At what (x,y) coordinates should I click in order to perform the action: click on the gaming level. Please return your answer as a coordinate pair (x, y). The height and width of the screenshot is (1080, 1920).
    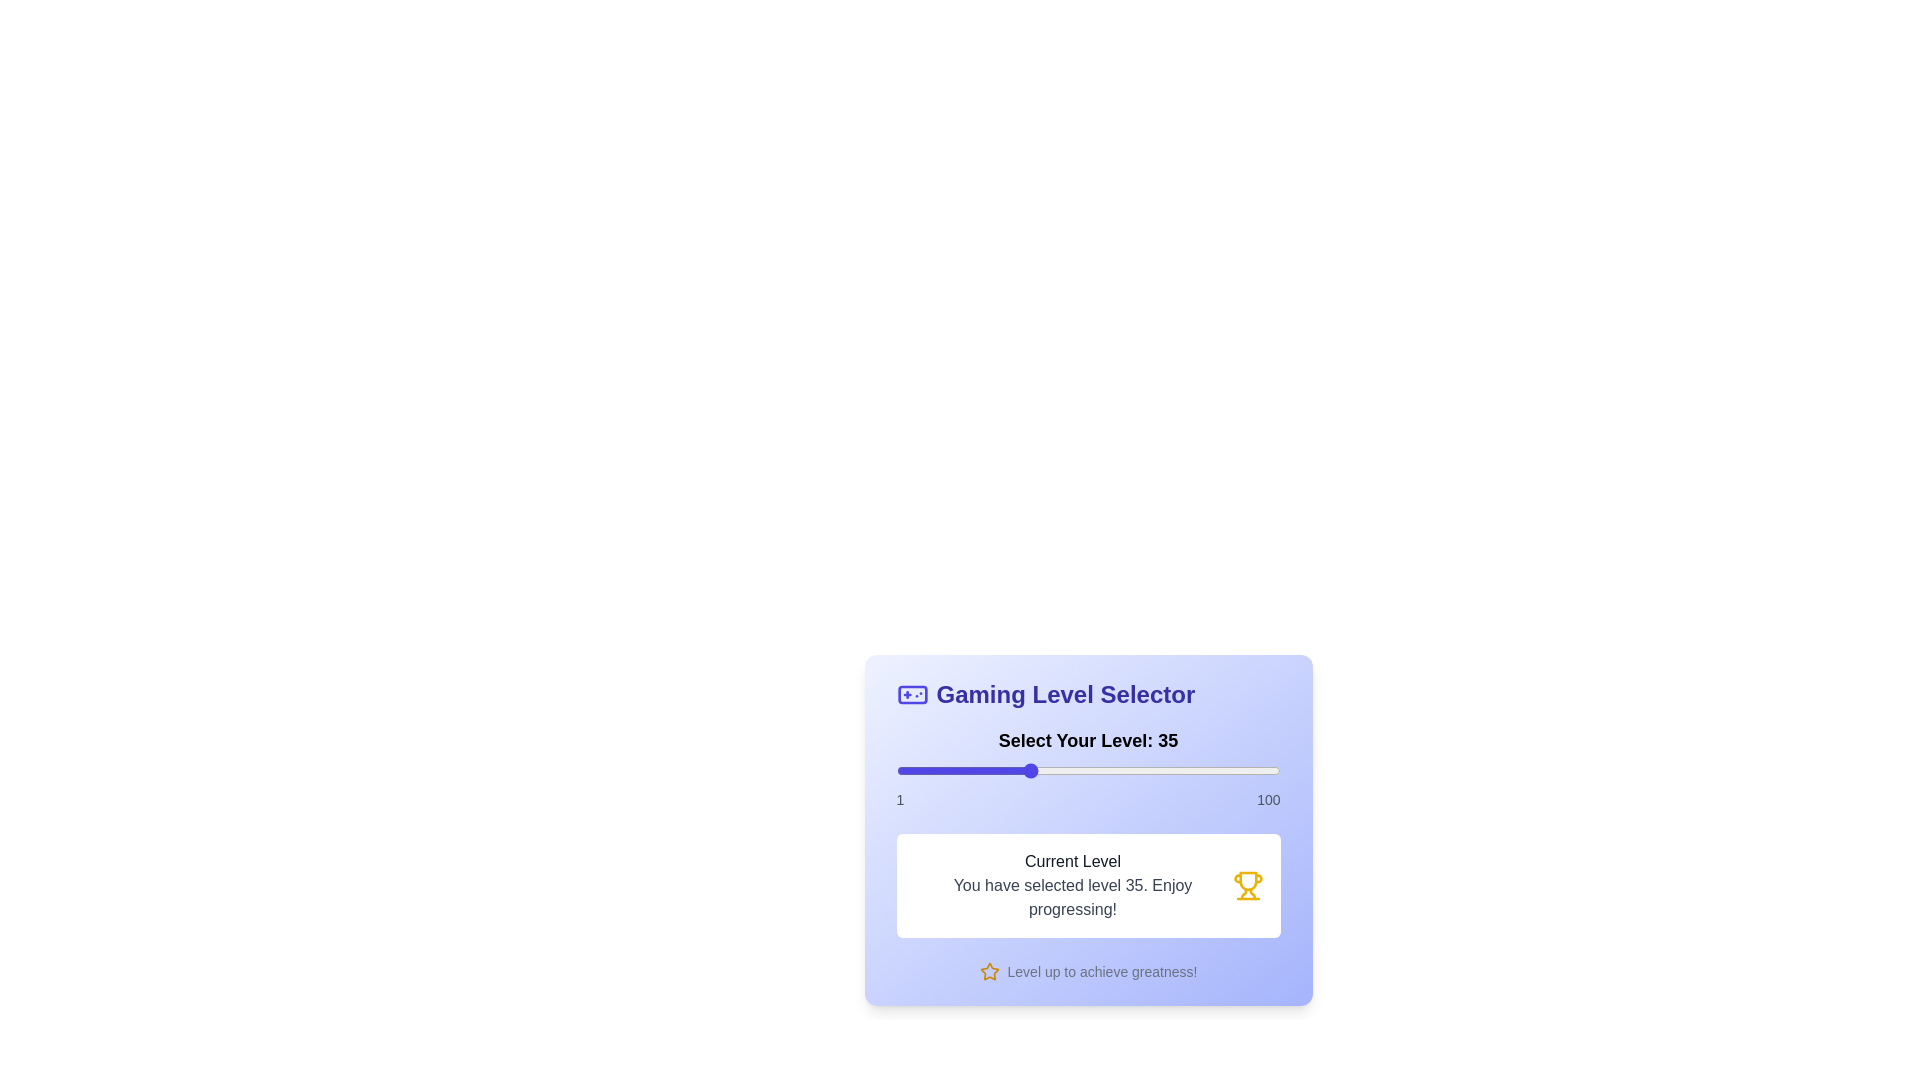
    Looking at the image, I should click on (1024, 770).